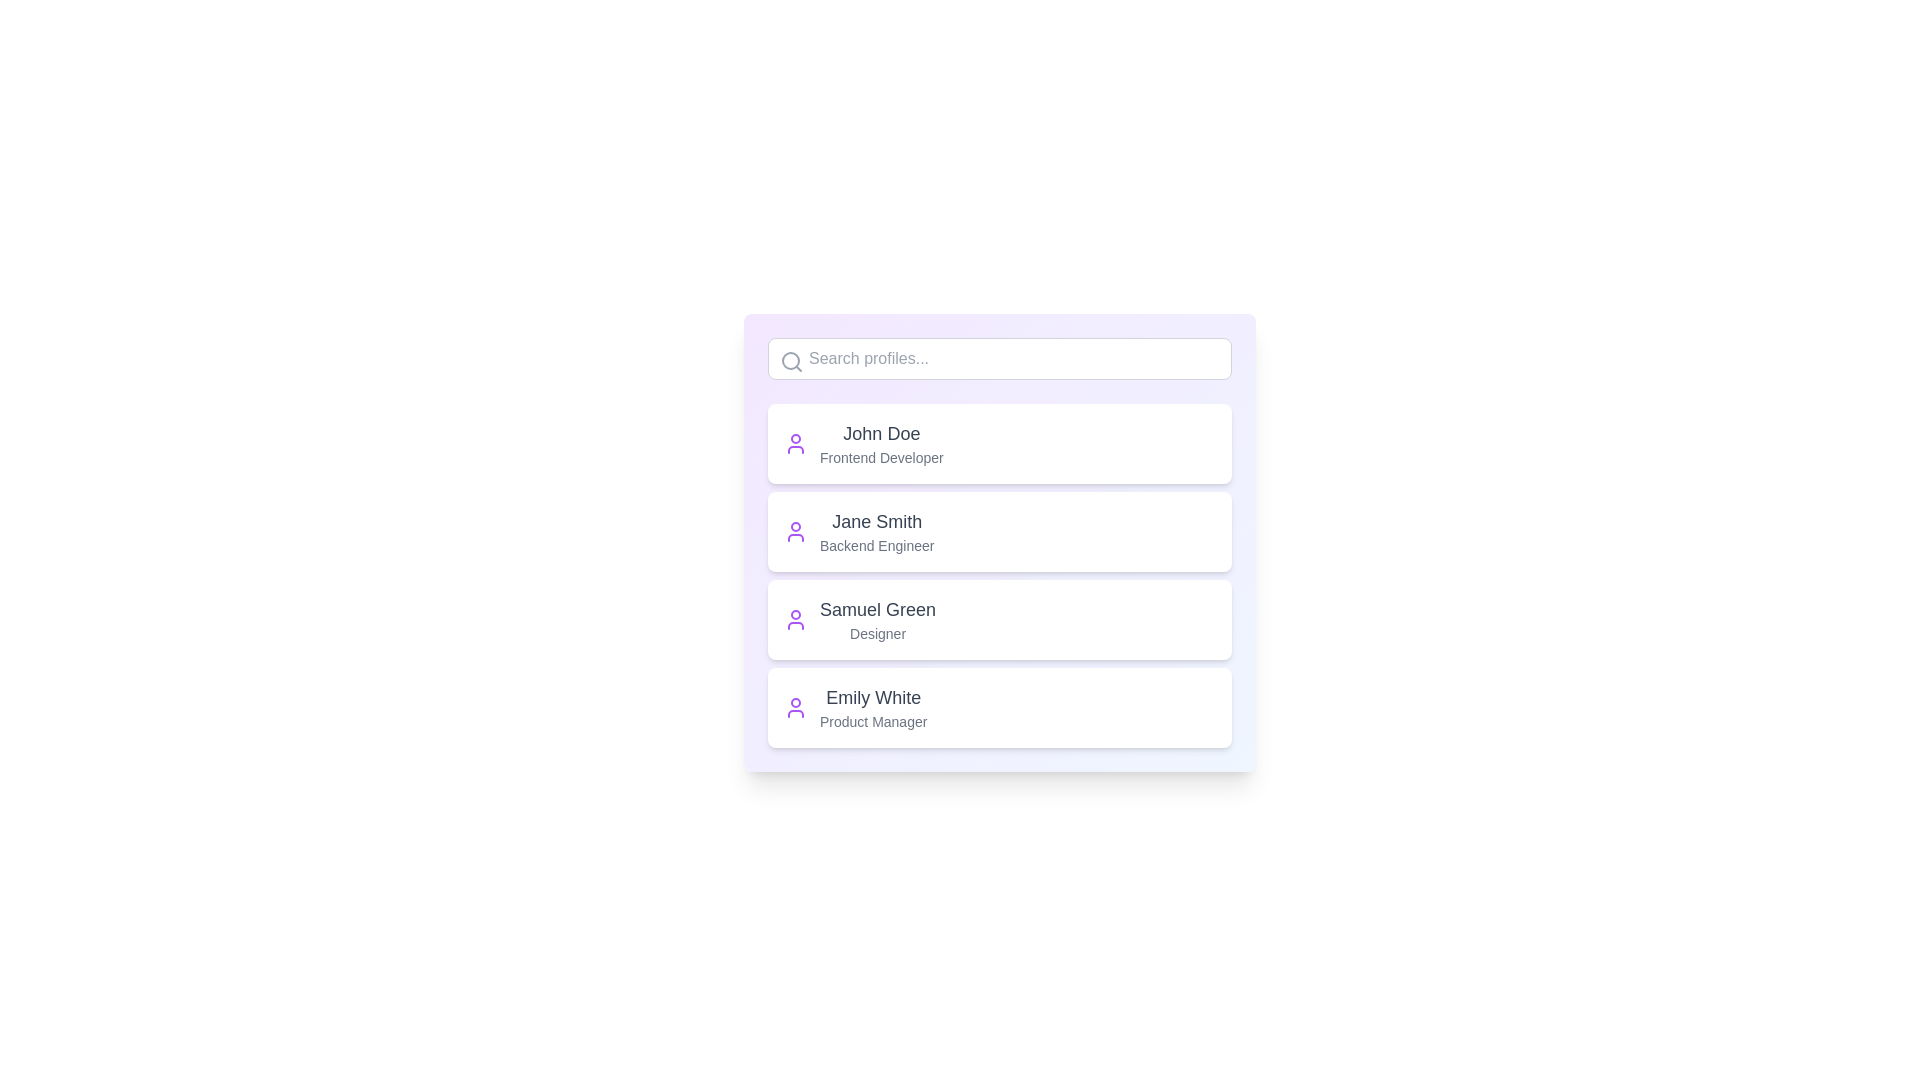  What do you see at coordinates (999, 619) in the screenshot?
I see `the user profile list item for 'Samuel Green'` at bounding box center [999, 619].